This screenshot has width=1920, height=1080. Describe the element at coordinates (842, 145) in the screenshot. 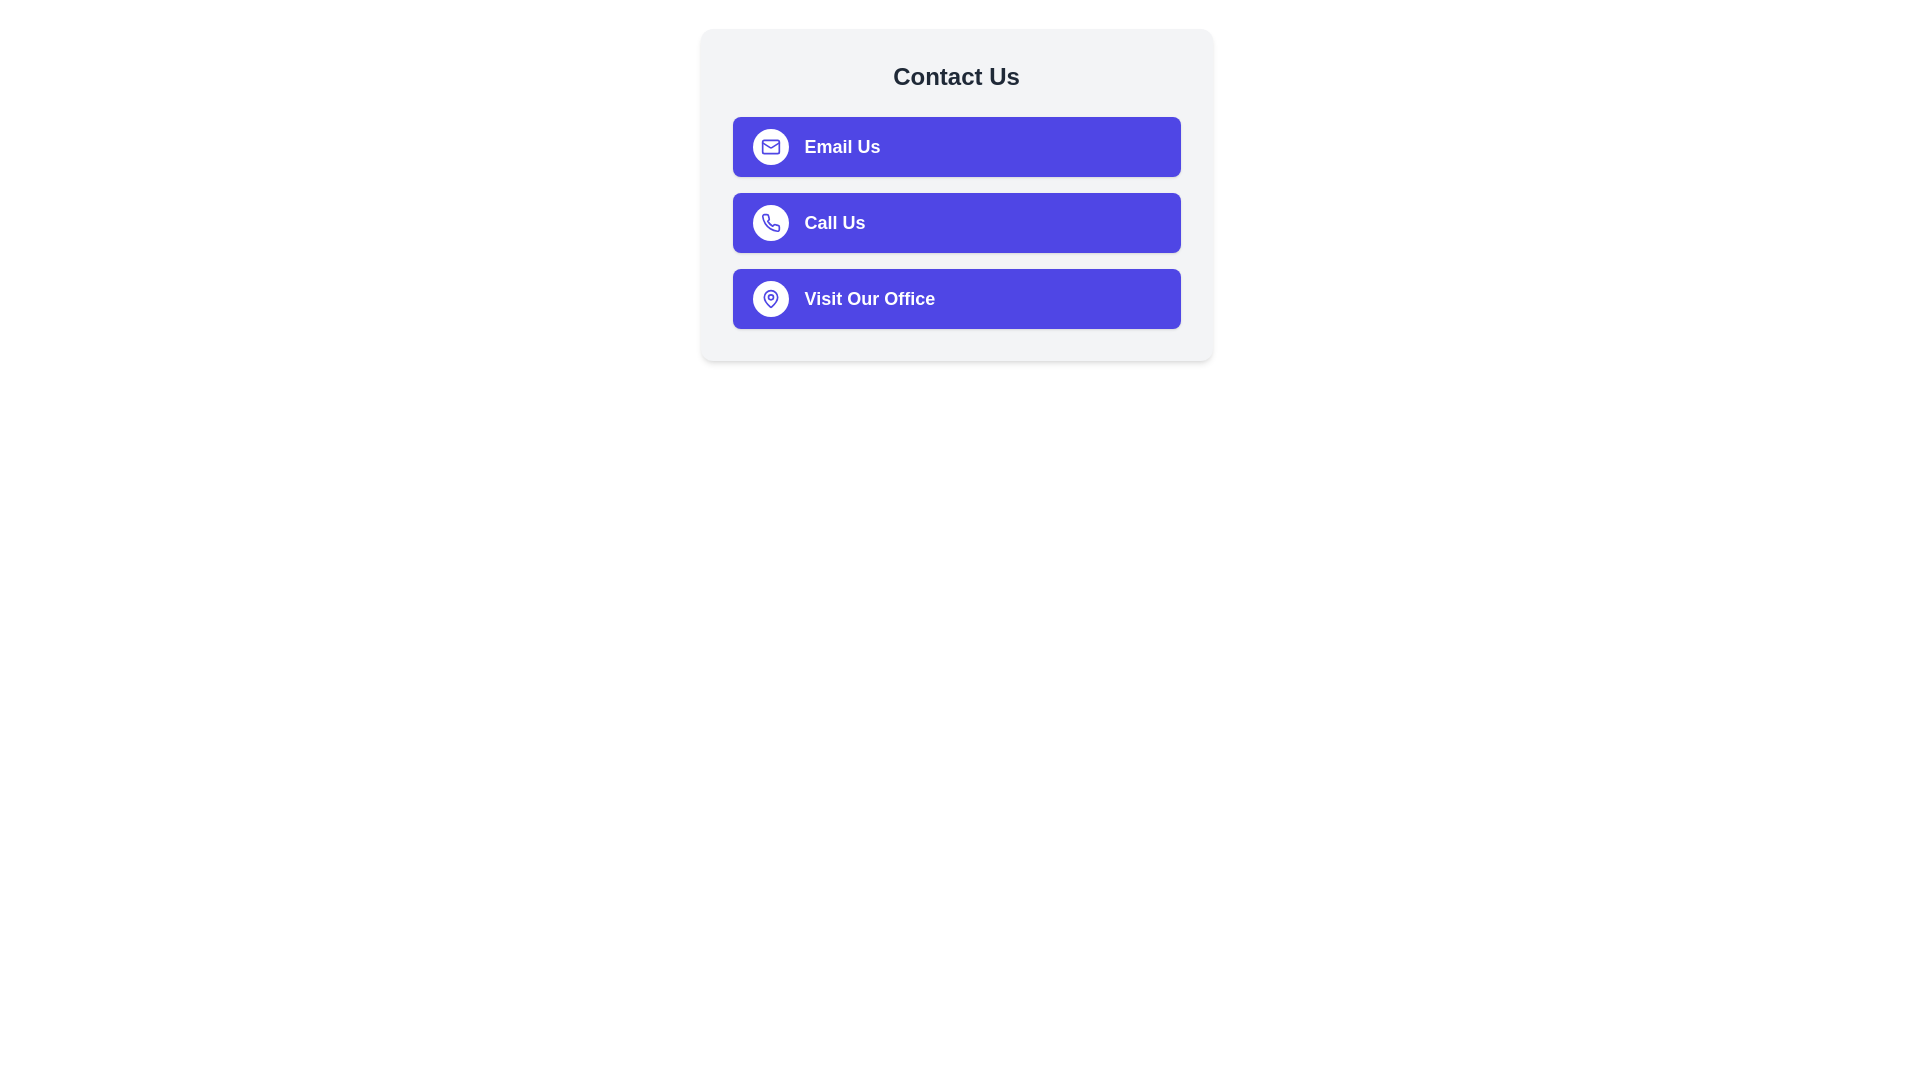

I see `the label element that indicates the action to initiate email correspondence` at that location.